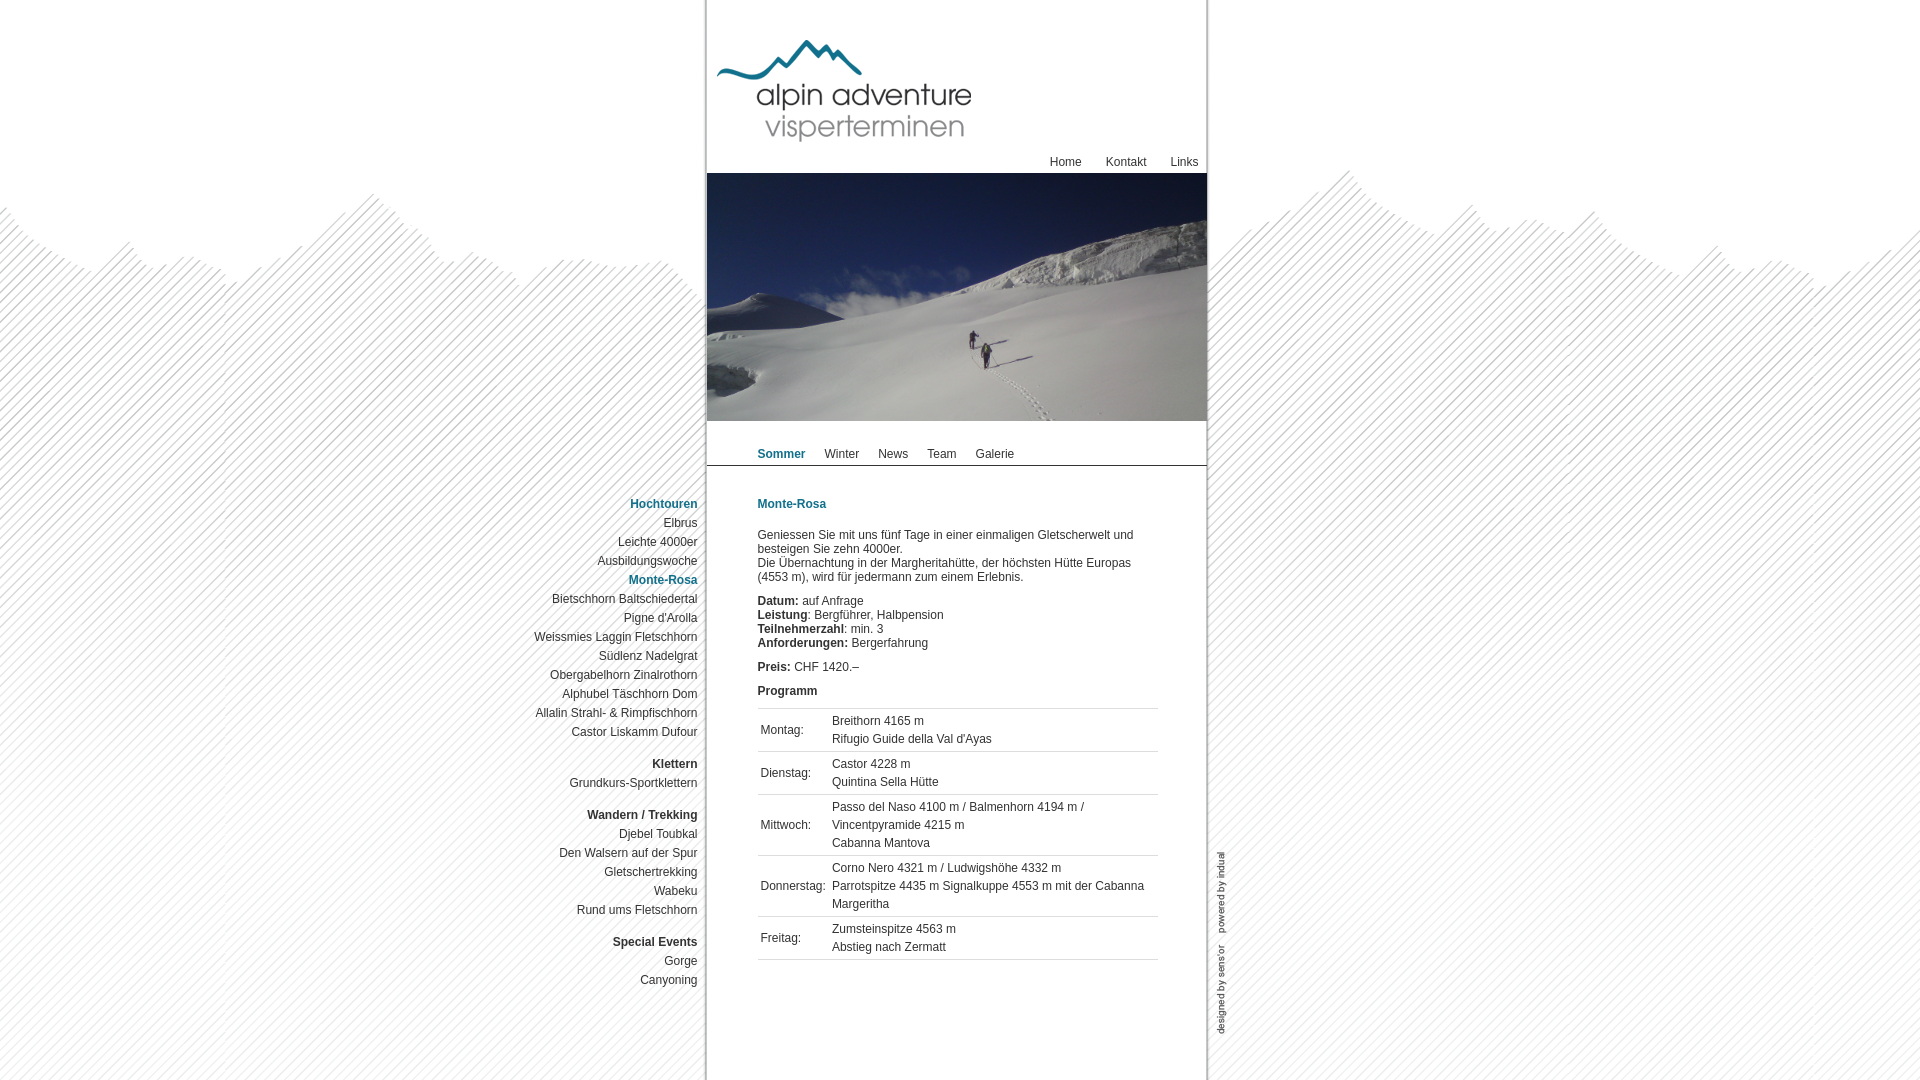 This screenshot has height=1080, width=1920. Describe the element at coordinates (609, 834) in the screenshot. I see `'Djebel Toubkal'` at that location.